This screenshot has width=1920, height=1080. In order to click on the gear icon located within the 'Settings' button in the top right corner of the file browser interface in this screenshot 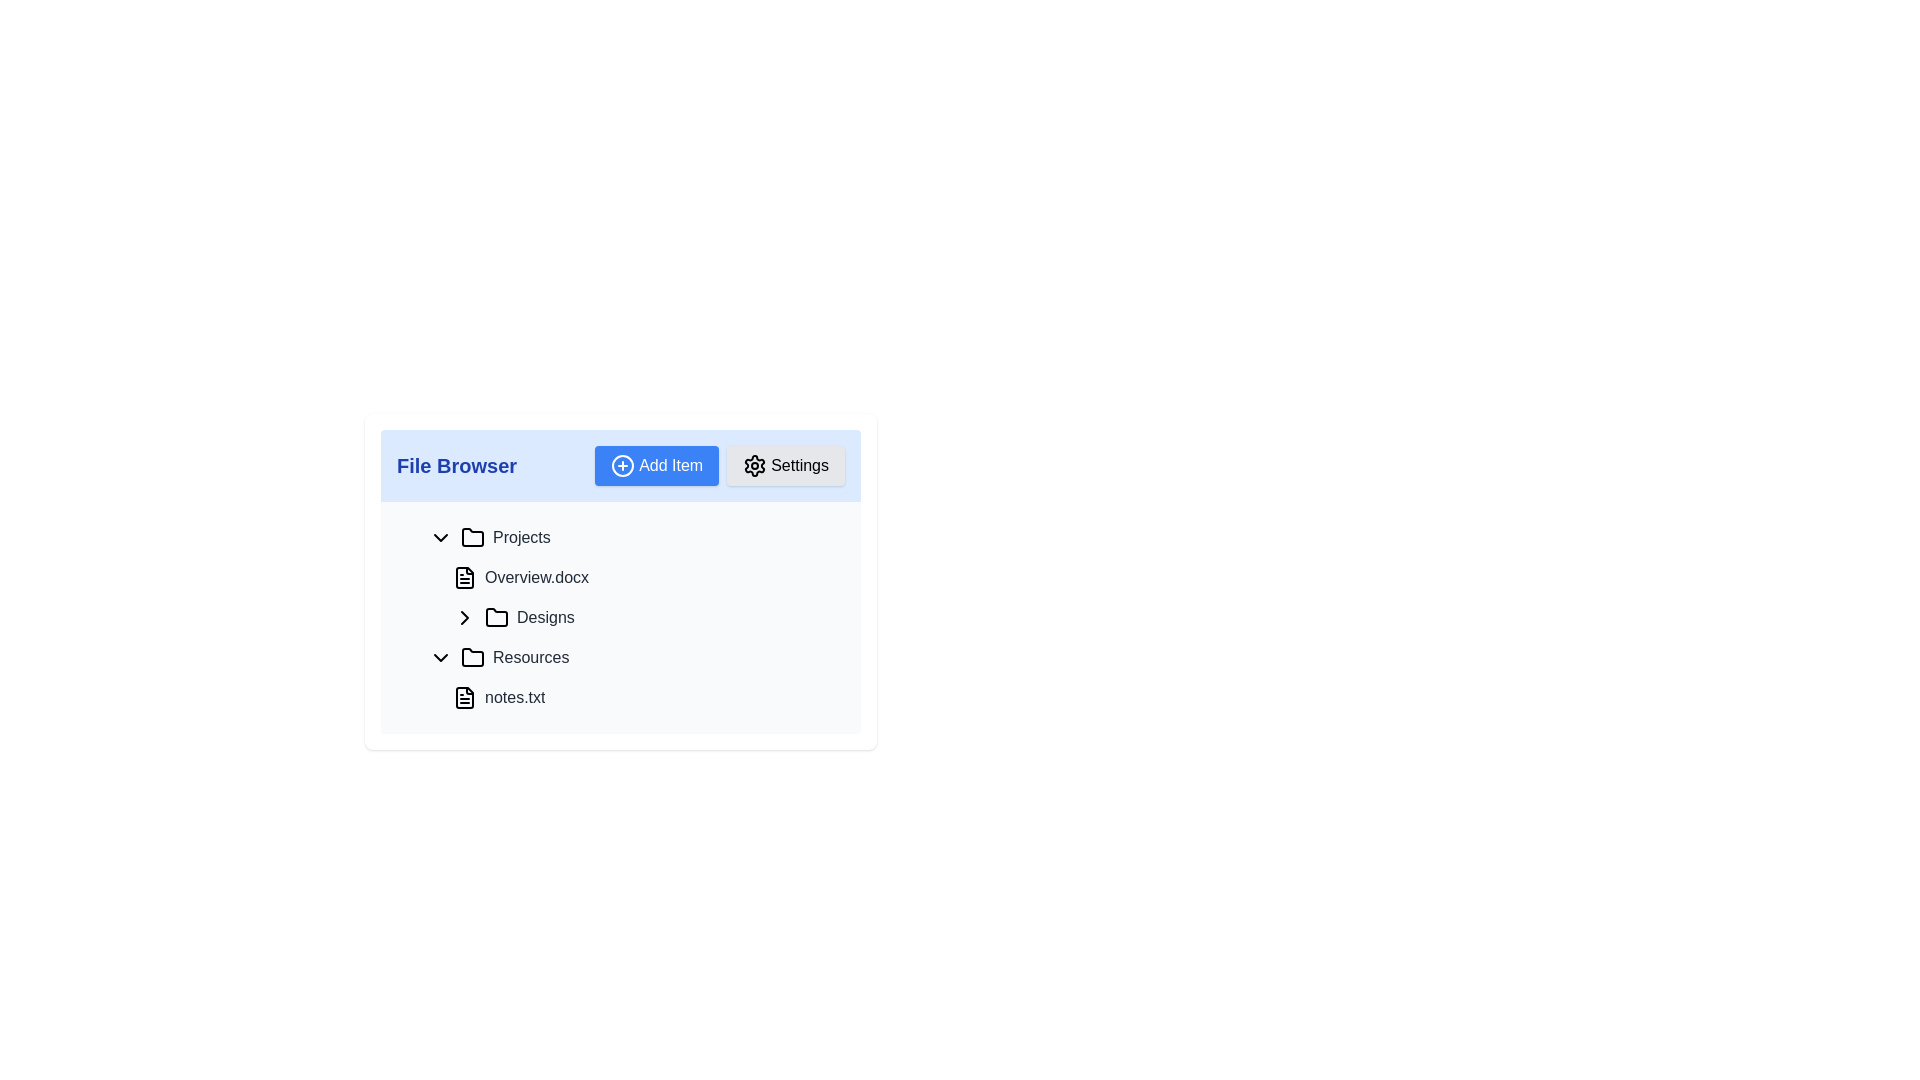, I will do `click(754, 466)`.